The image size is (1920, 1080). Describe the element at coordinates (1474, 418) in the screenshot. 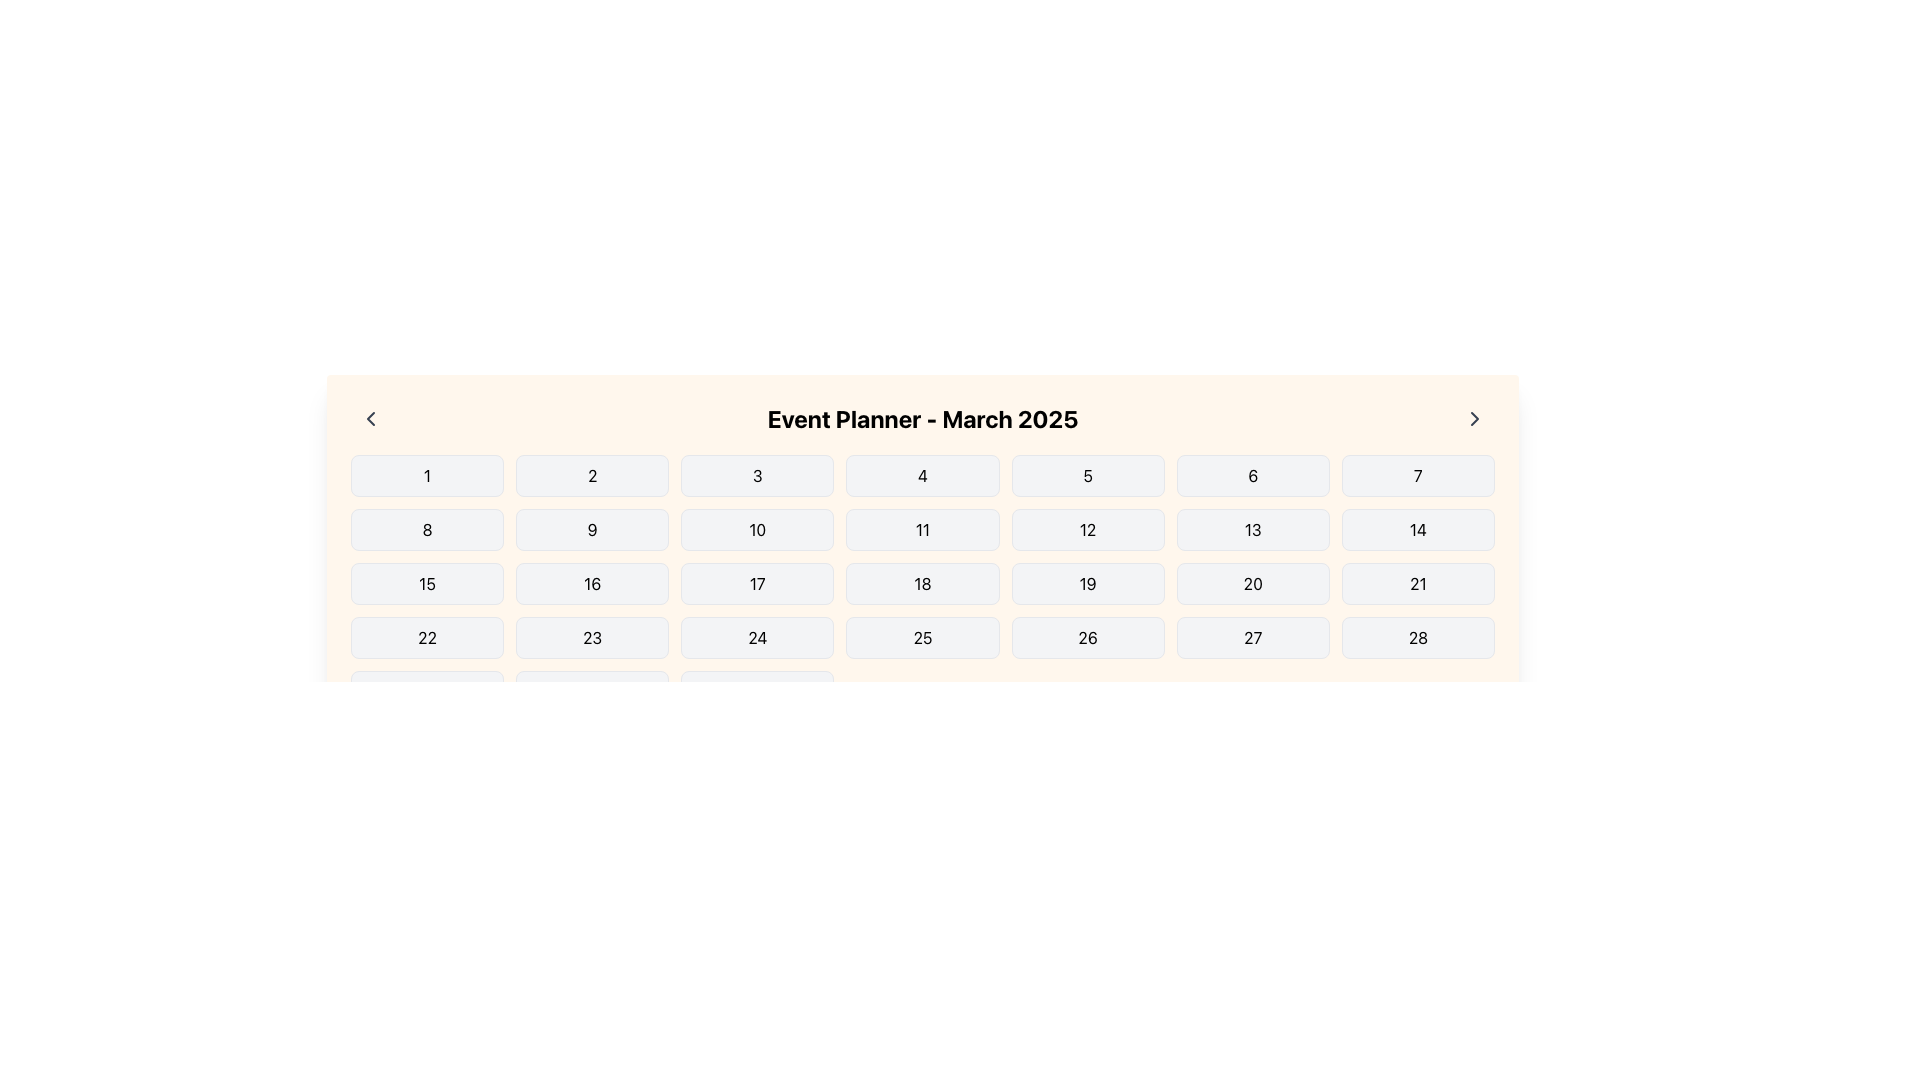

I see `the rightward chevron button located in the top-right corner of the calendar interface next to the 'Event Planner - March 2025' title` at that location.